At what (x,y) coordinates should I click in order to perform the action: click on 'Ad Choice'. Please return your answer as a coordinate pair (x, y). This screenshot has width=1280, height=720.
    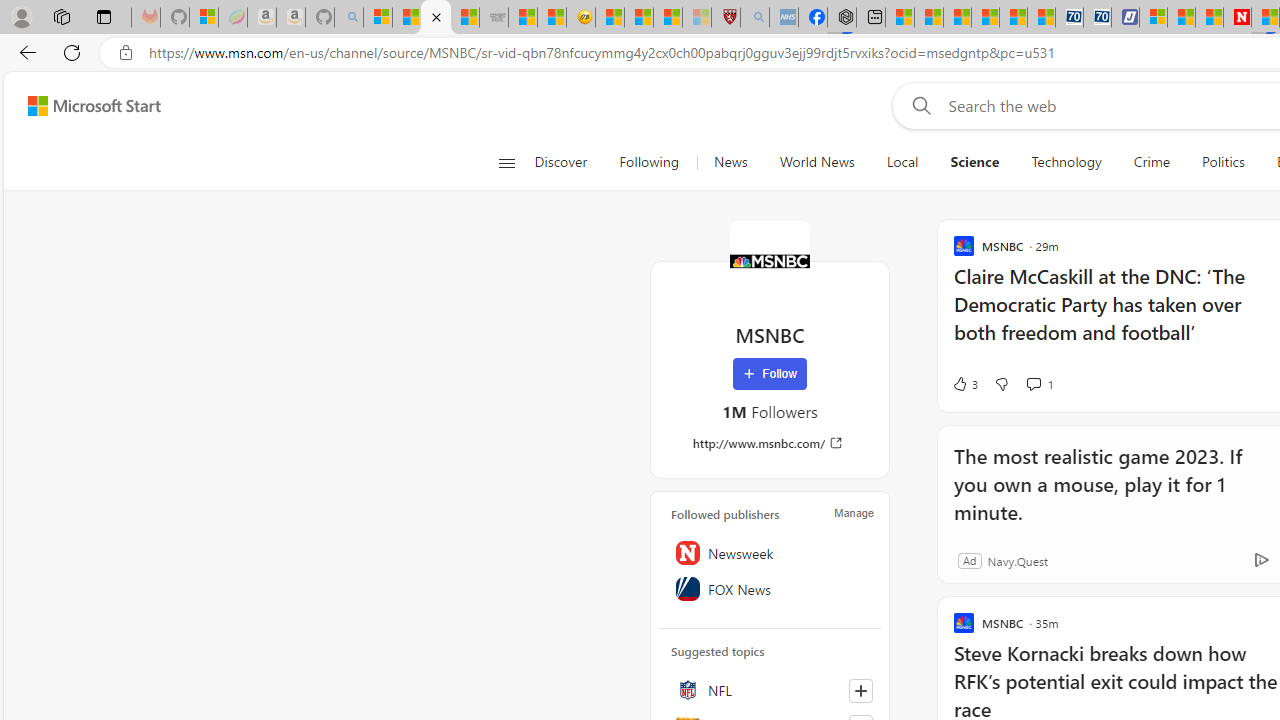
    Looking at the image, I should click on (1260, 560).